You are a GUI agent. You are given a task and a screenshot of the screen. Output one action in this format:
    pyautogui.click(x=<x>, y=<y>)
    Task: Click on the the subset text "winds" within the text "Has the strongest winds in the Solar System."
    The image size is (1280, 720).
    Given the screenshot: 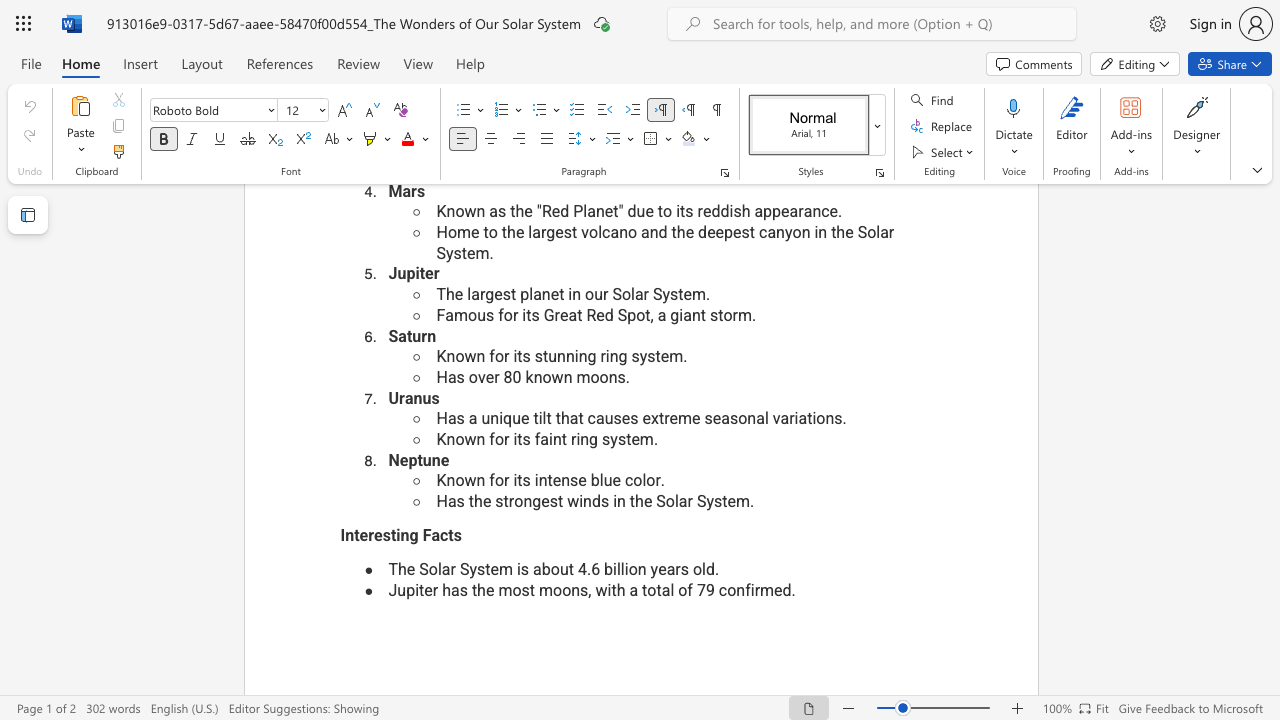 What is the action you would take?
    pyautogui.click(x=566, y=500)
    